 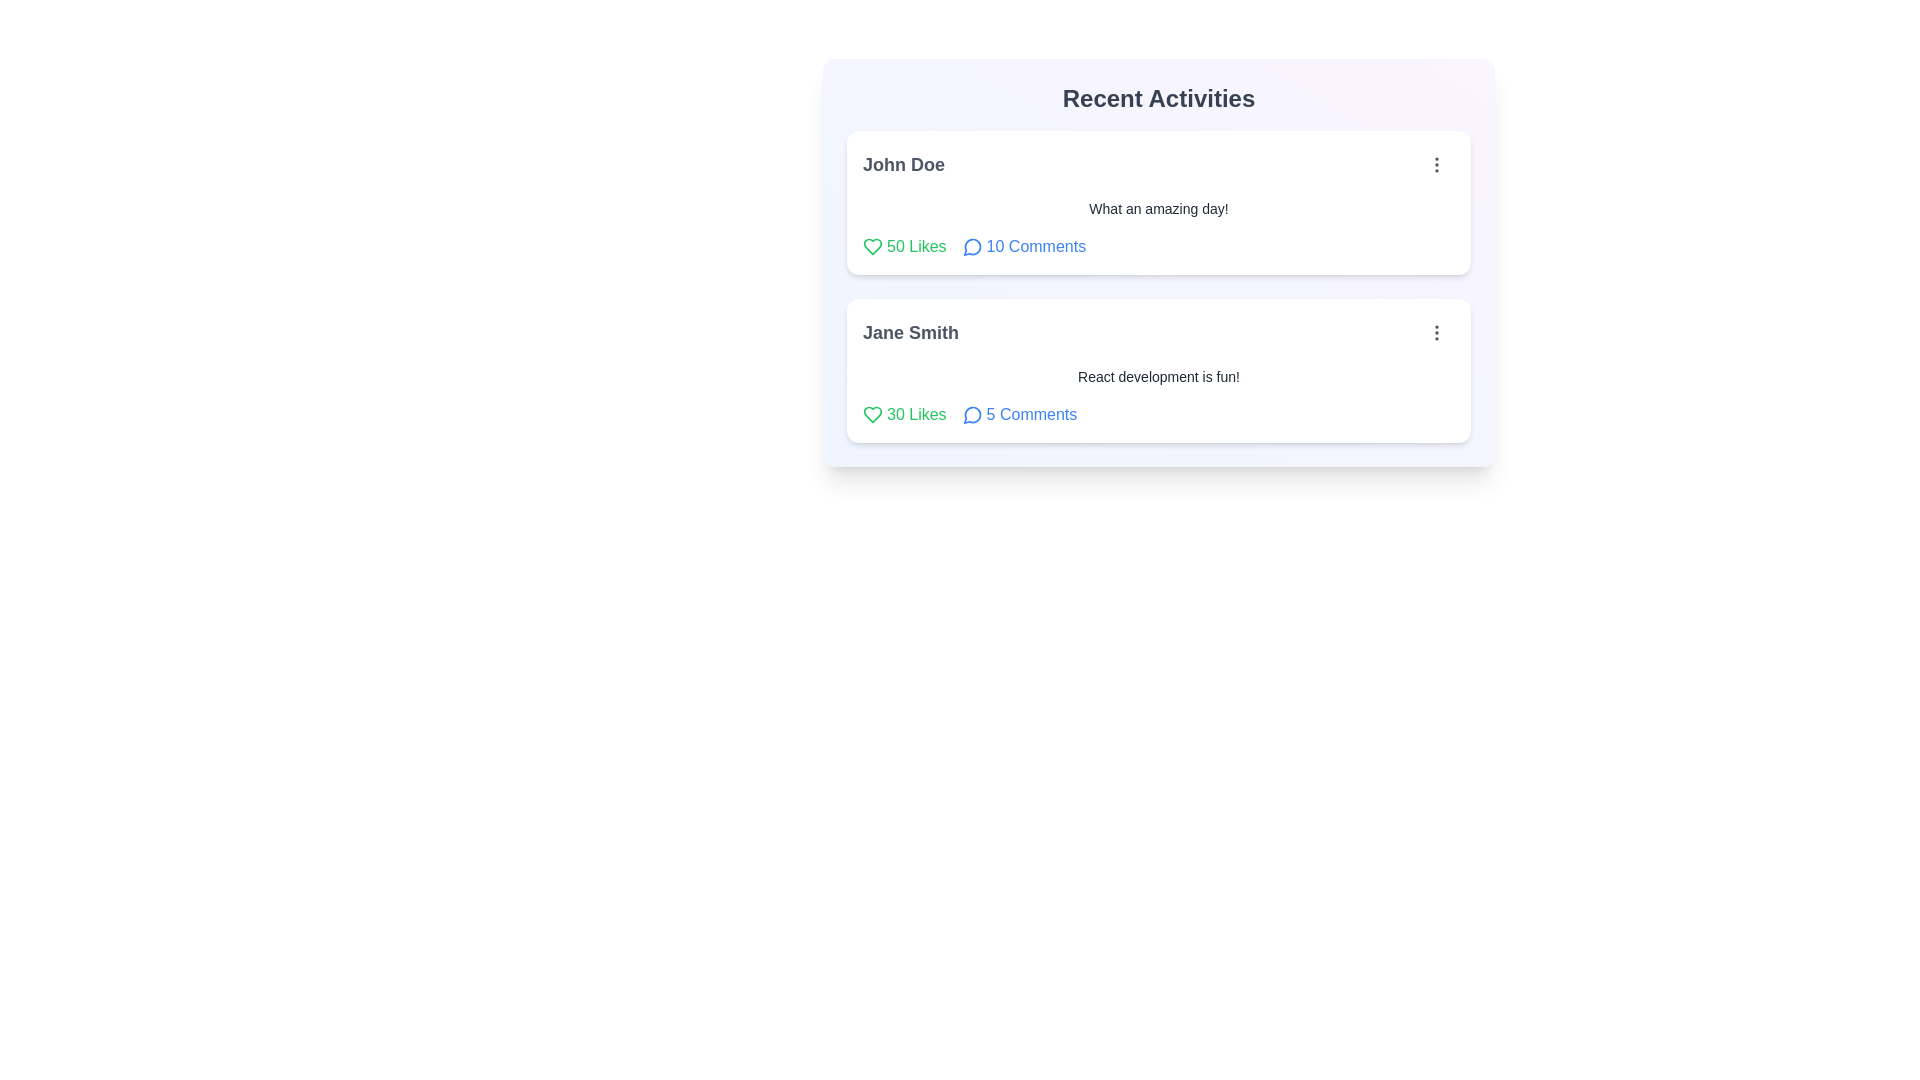 What do you see at coordinates (873, 245) in the screenshot?
I see `like button for the post identified by John Doe` at bounding box center [873, 245].